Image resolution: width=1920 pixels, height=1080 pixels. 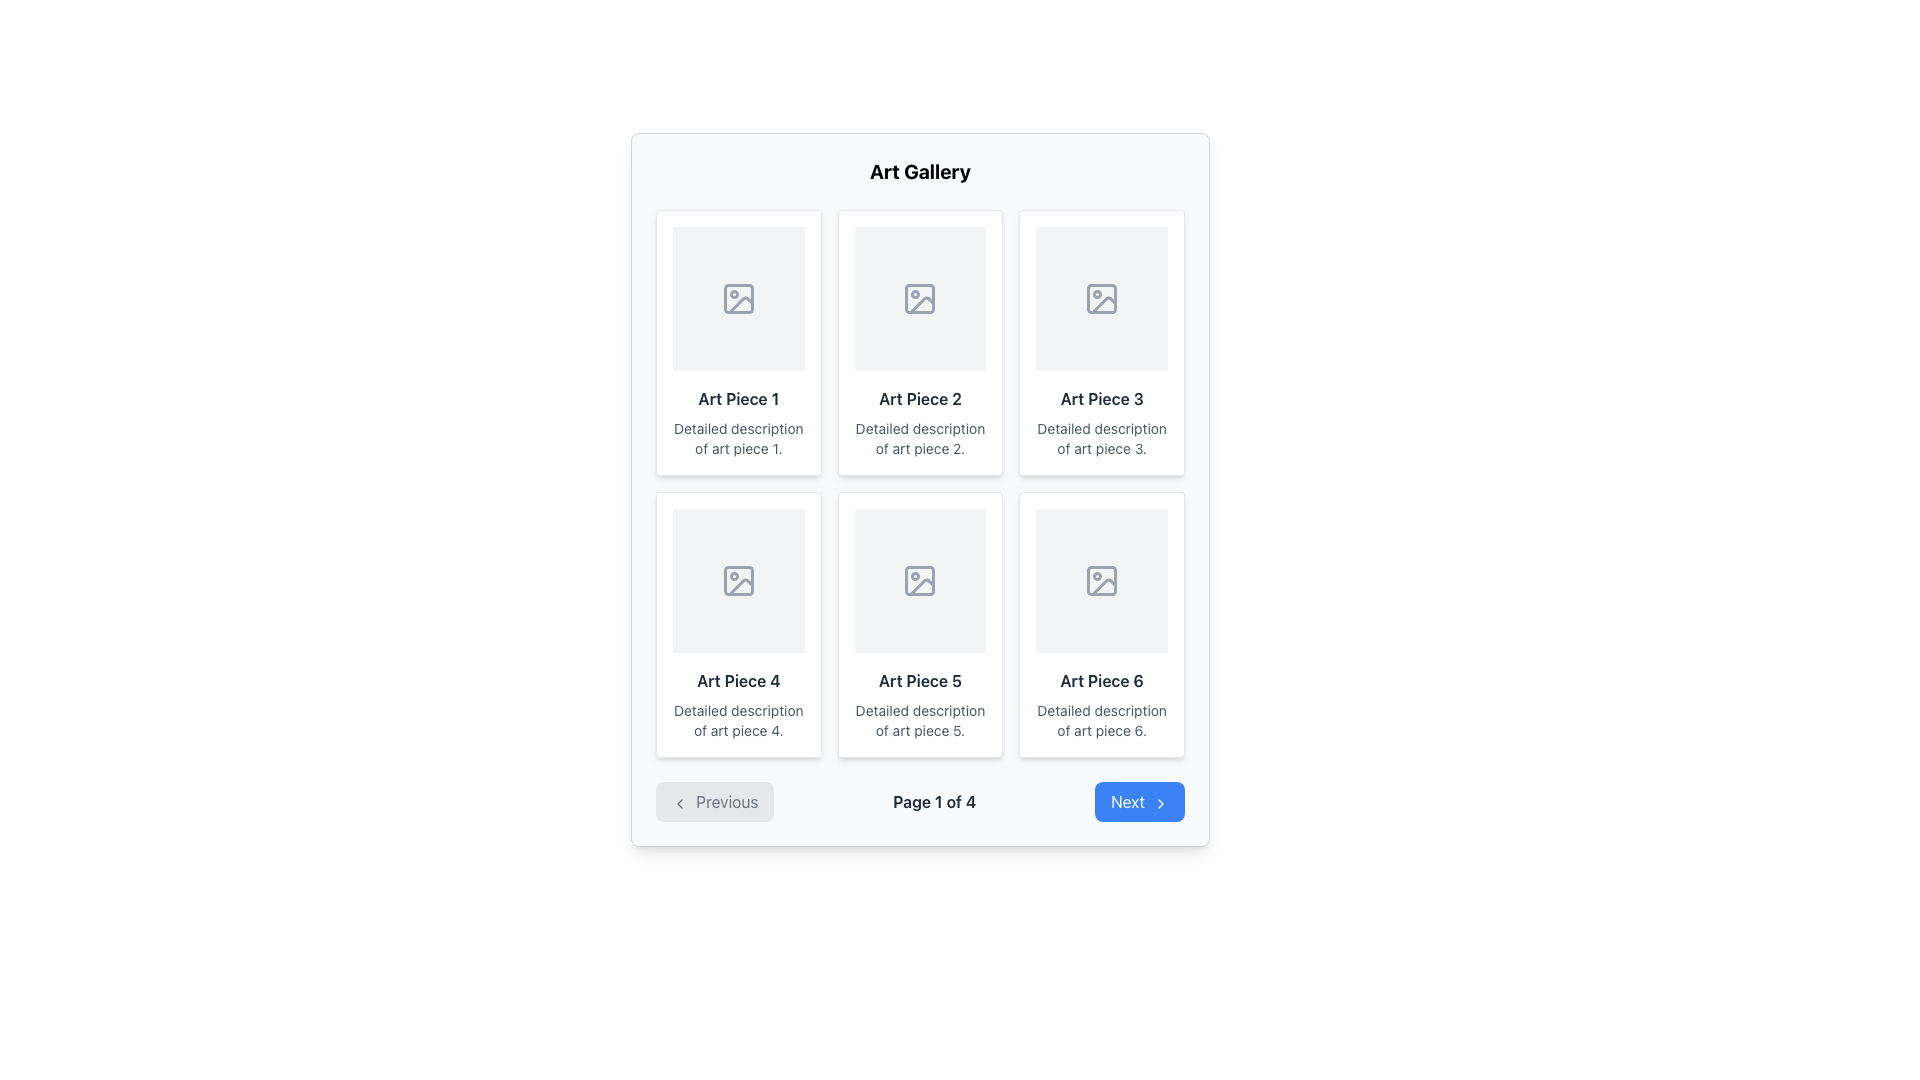 I want to click on content displayed in the Text label that provides additional contextual information about 'Art Piece 2', located in the second card of the first row, so click(x=919, y=438).